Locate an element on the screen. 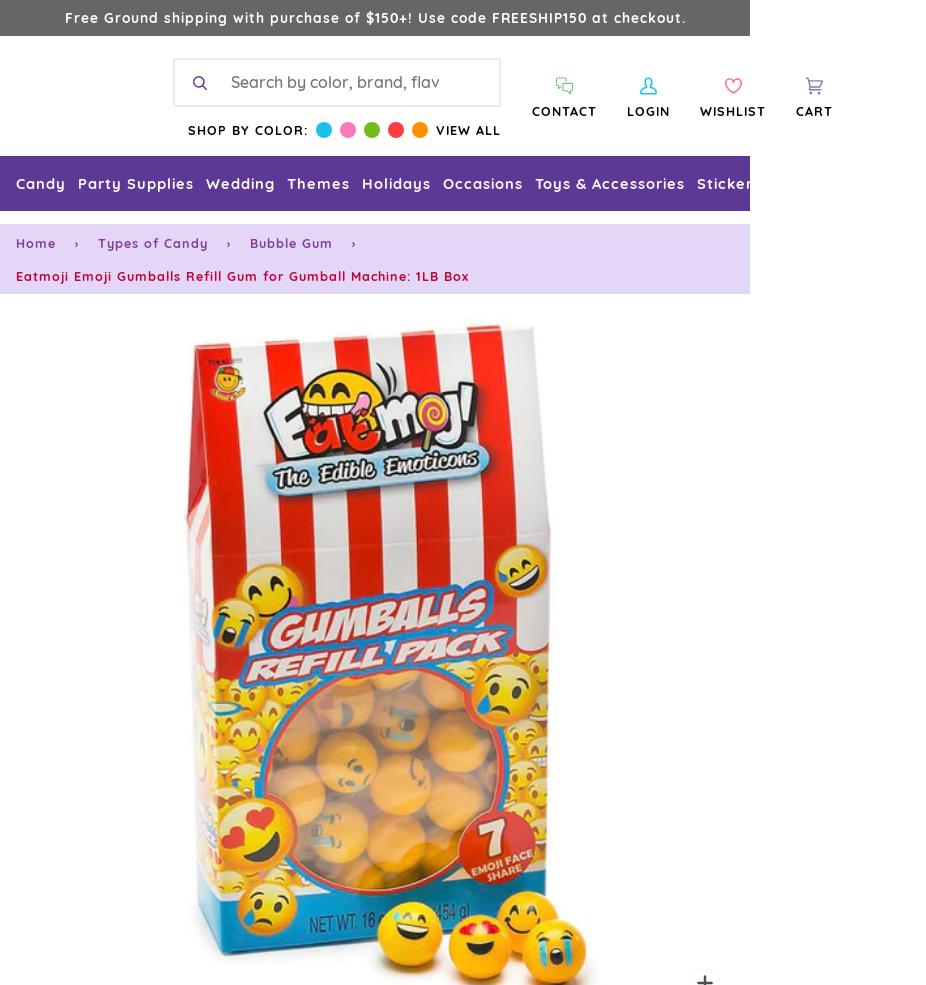  'Return Policy' is located at coordinates (59, 927).